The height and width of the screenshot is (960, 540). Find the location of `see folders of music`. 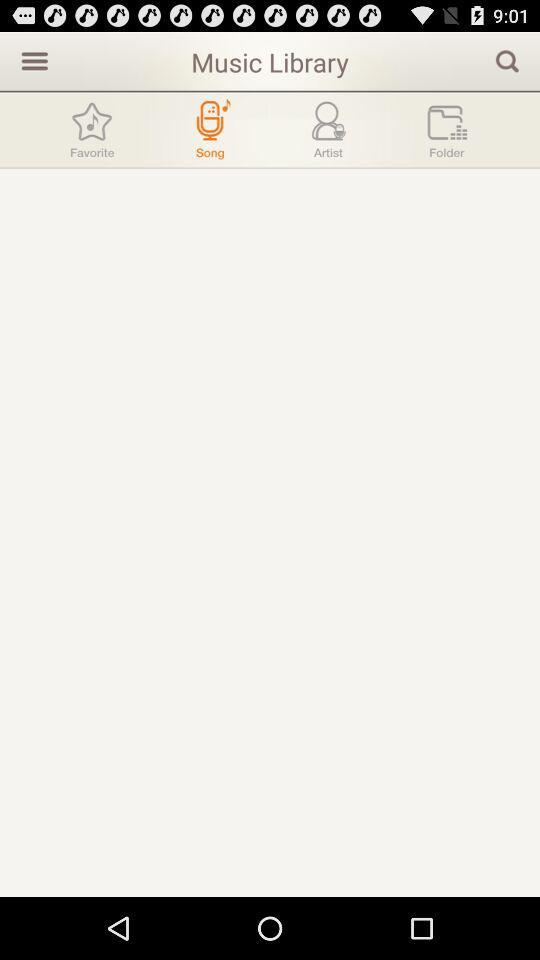

see folders of music is located at coordinates (447, 128).